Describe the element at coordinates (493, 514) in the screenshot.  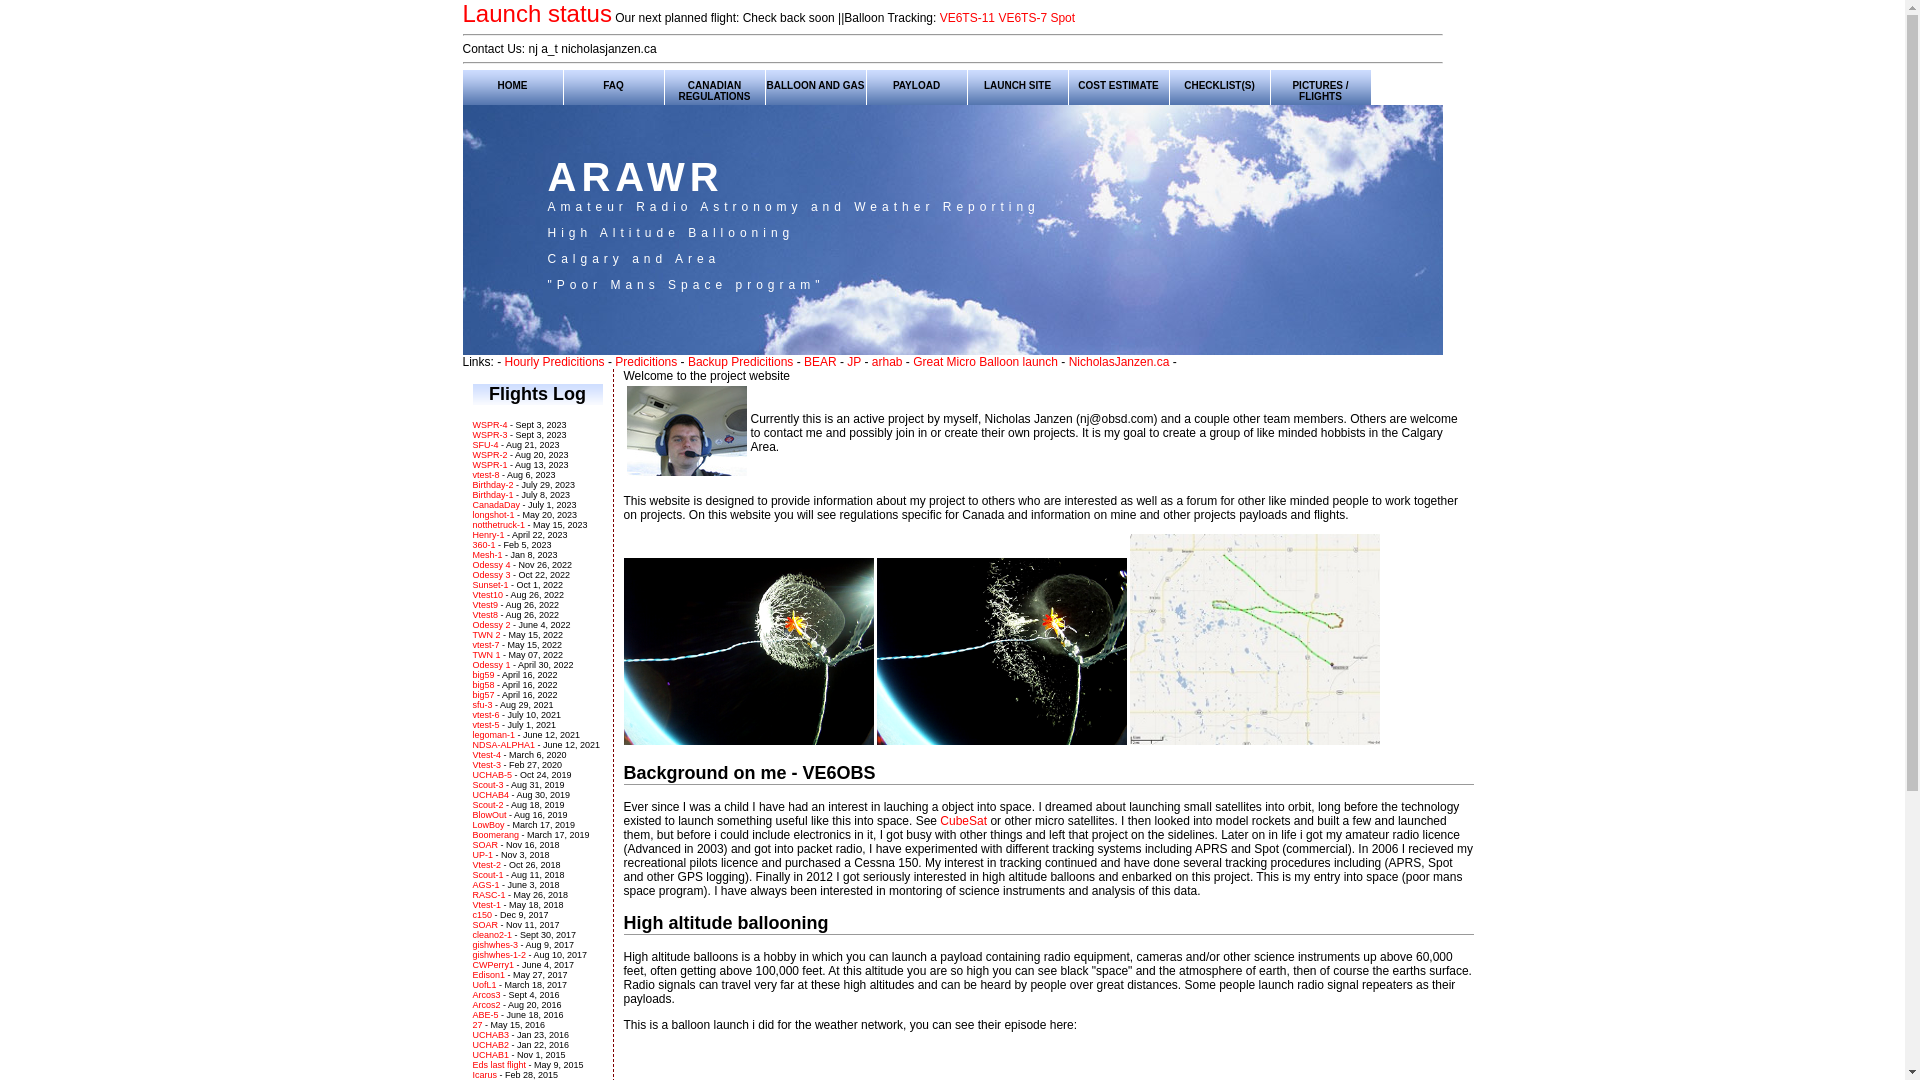
I see `'longshot-1'` at that location.